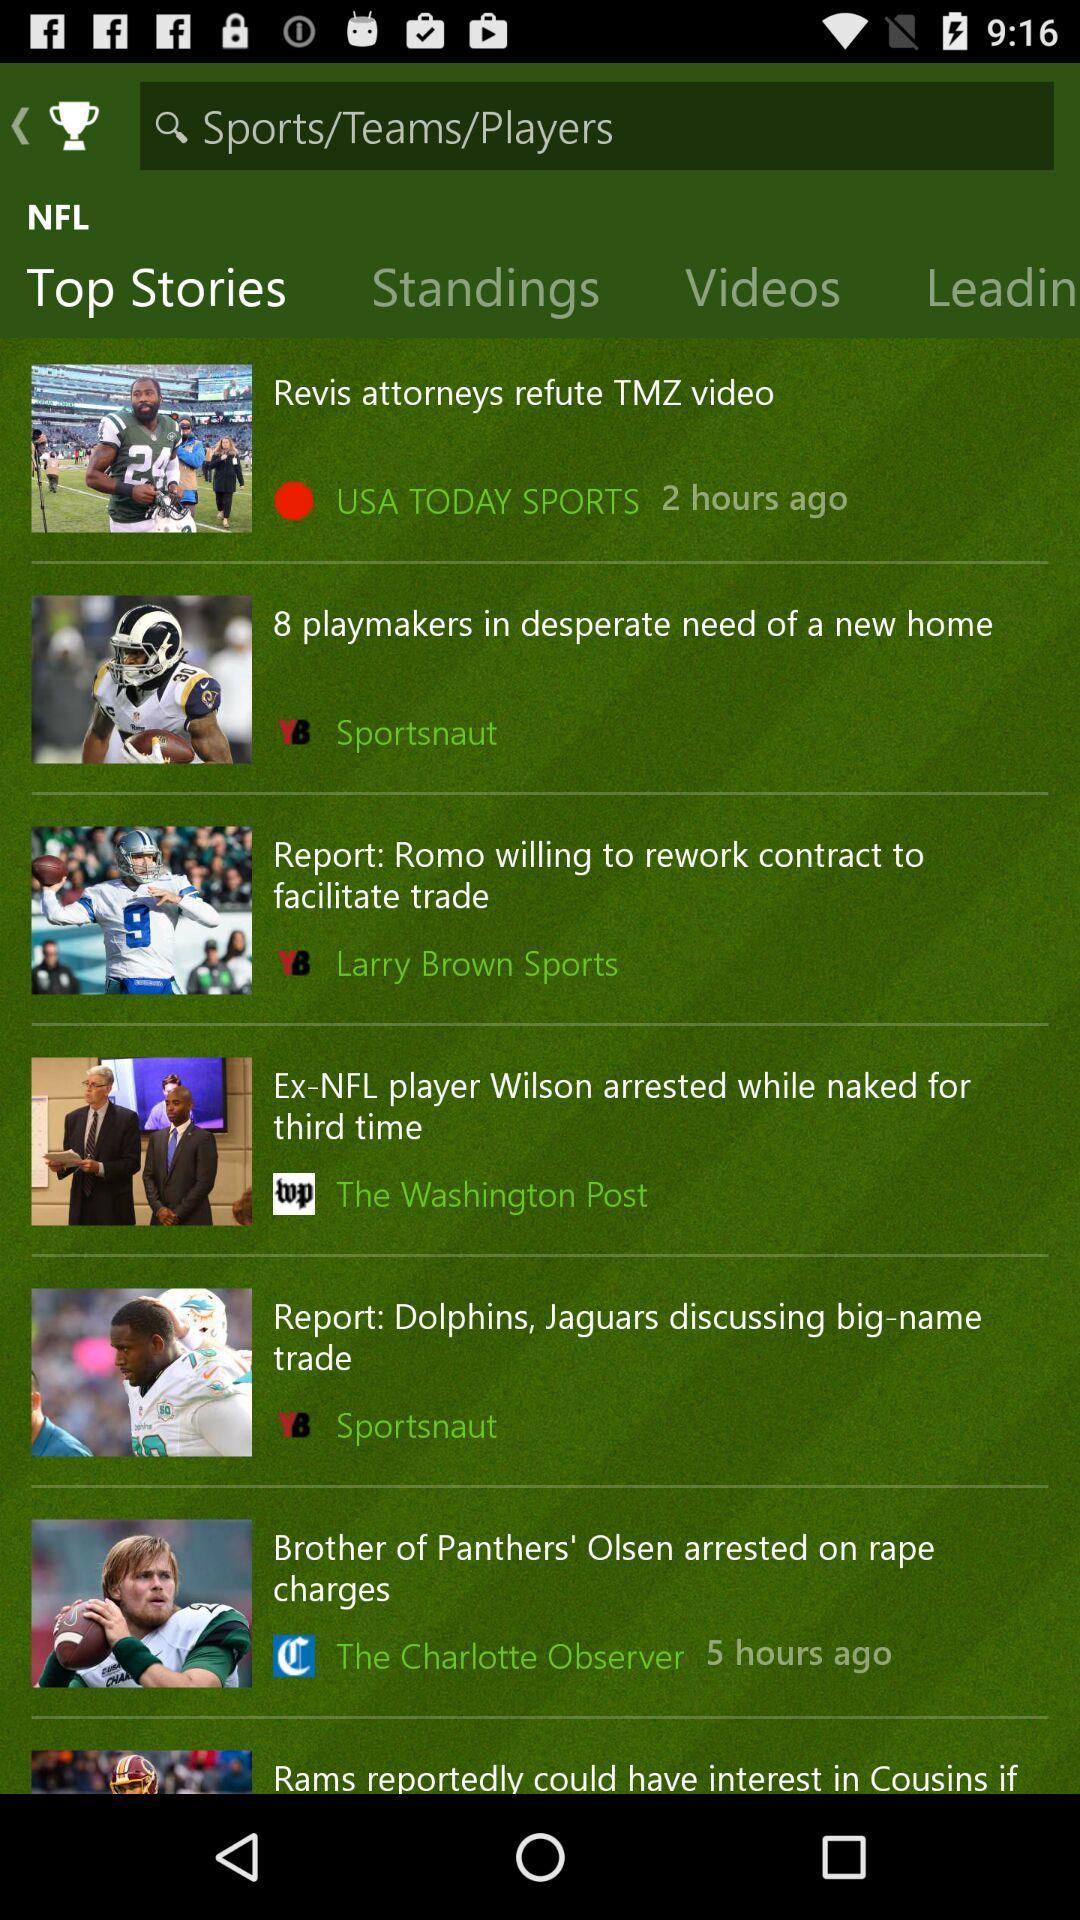  I want to click on the leading players icon, so click(988, 290).